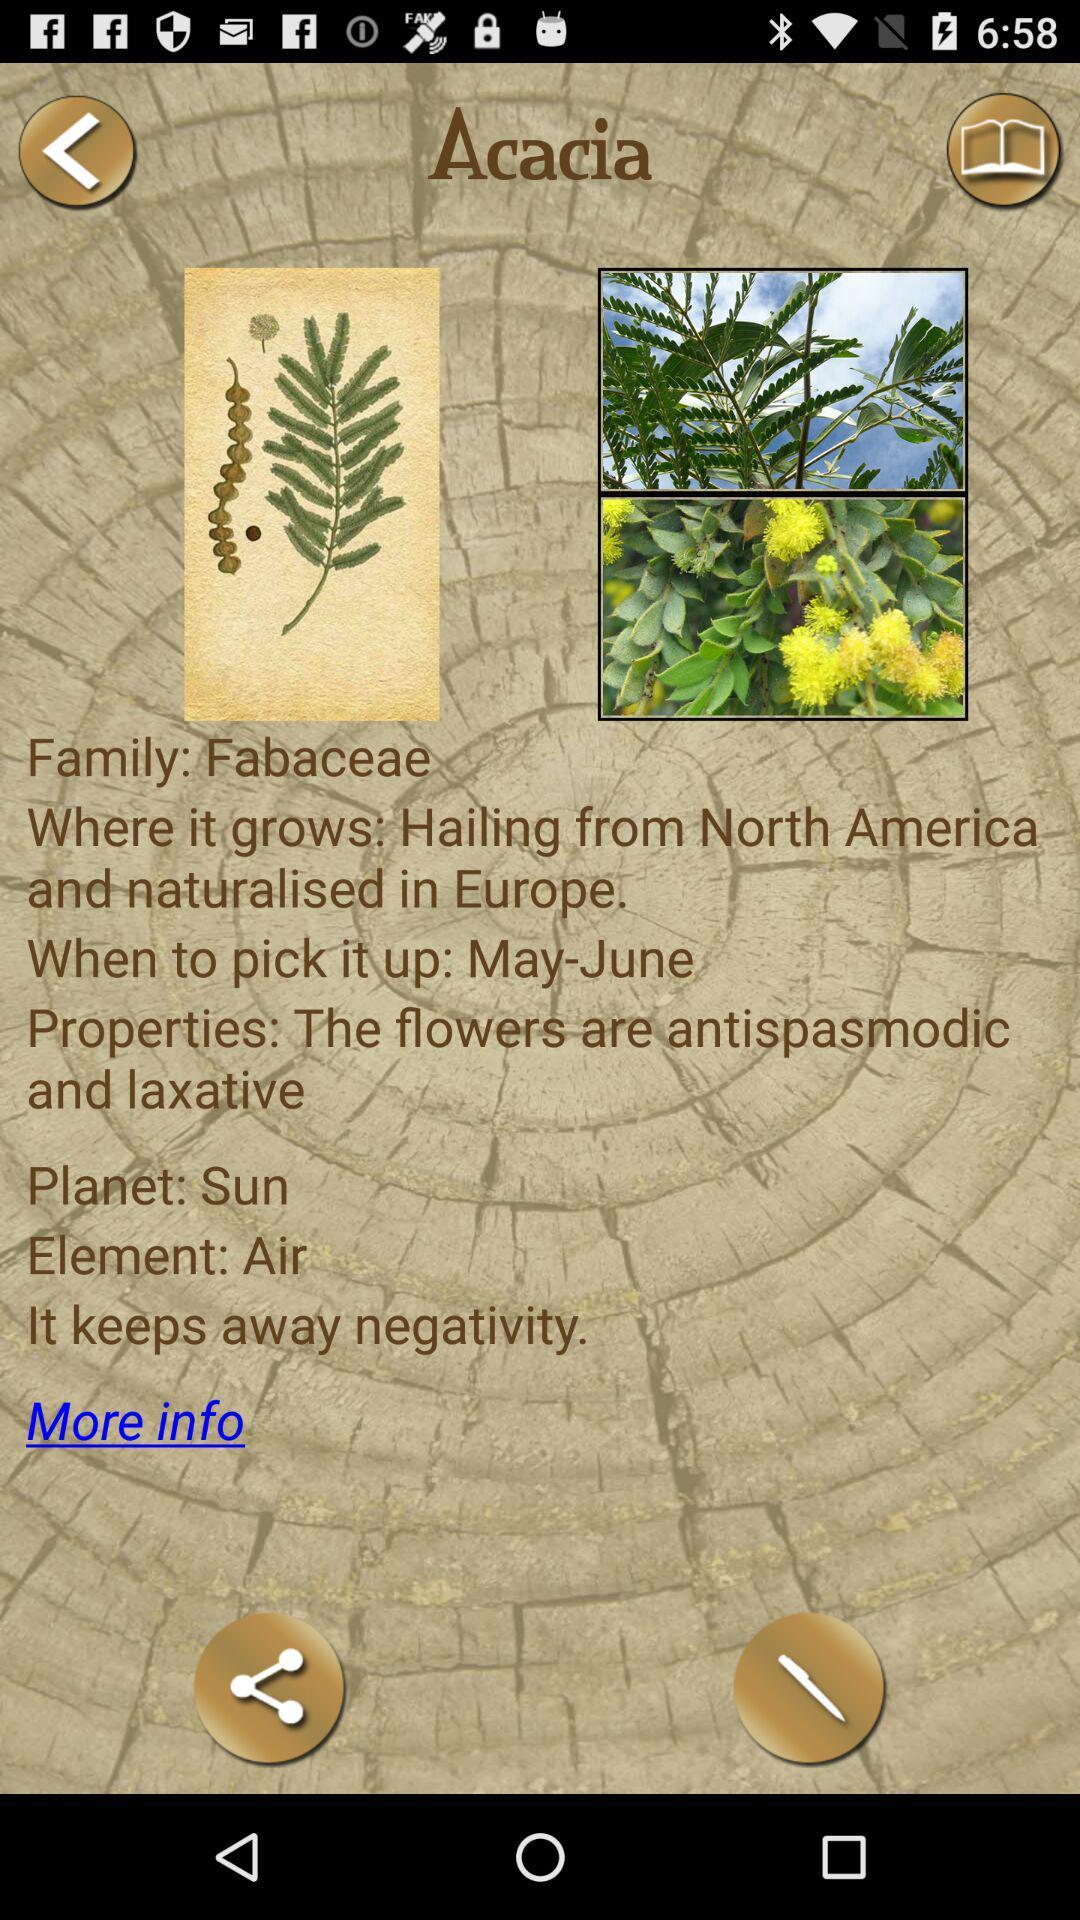  What do you see at coordinates (75, 151) in the screenshot?
I see `go back` at bounding box center [75, 151].